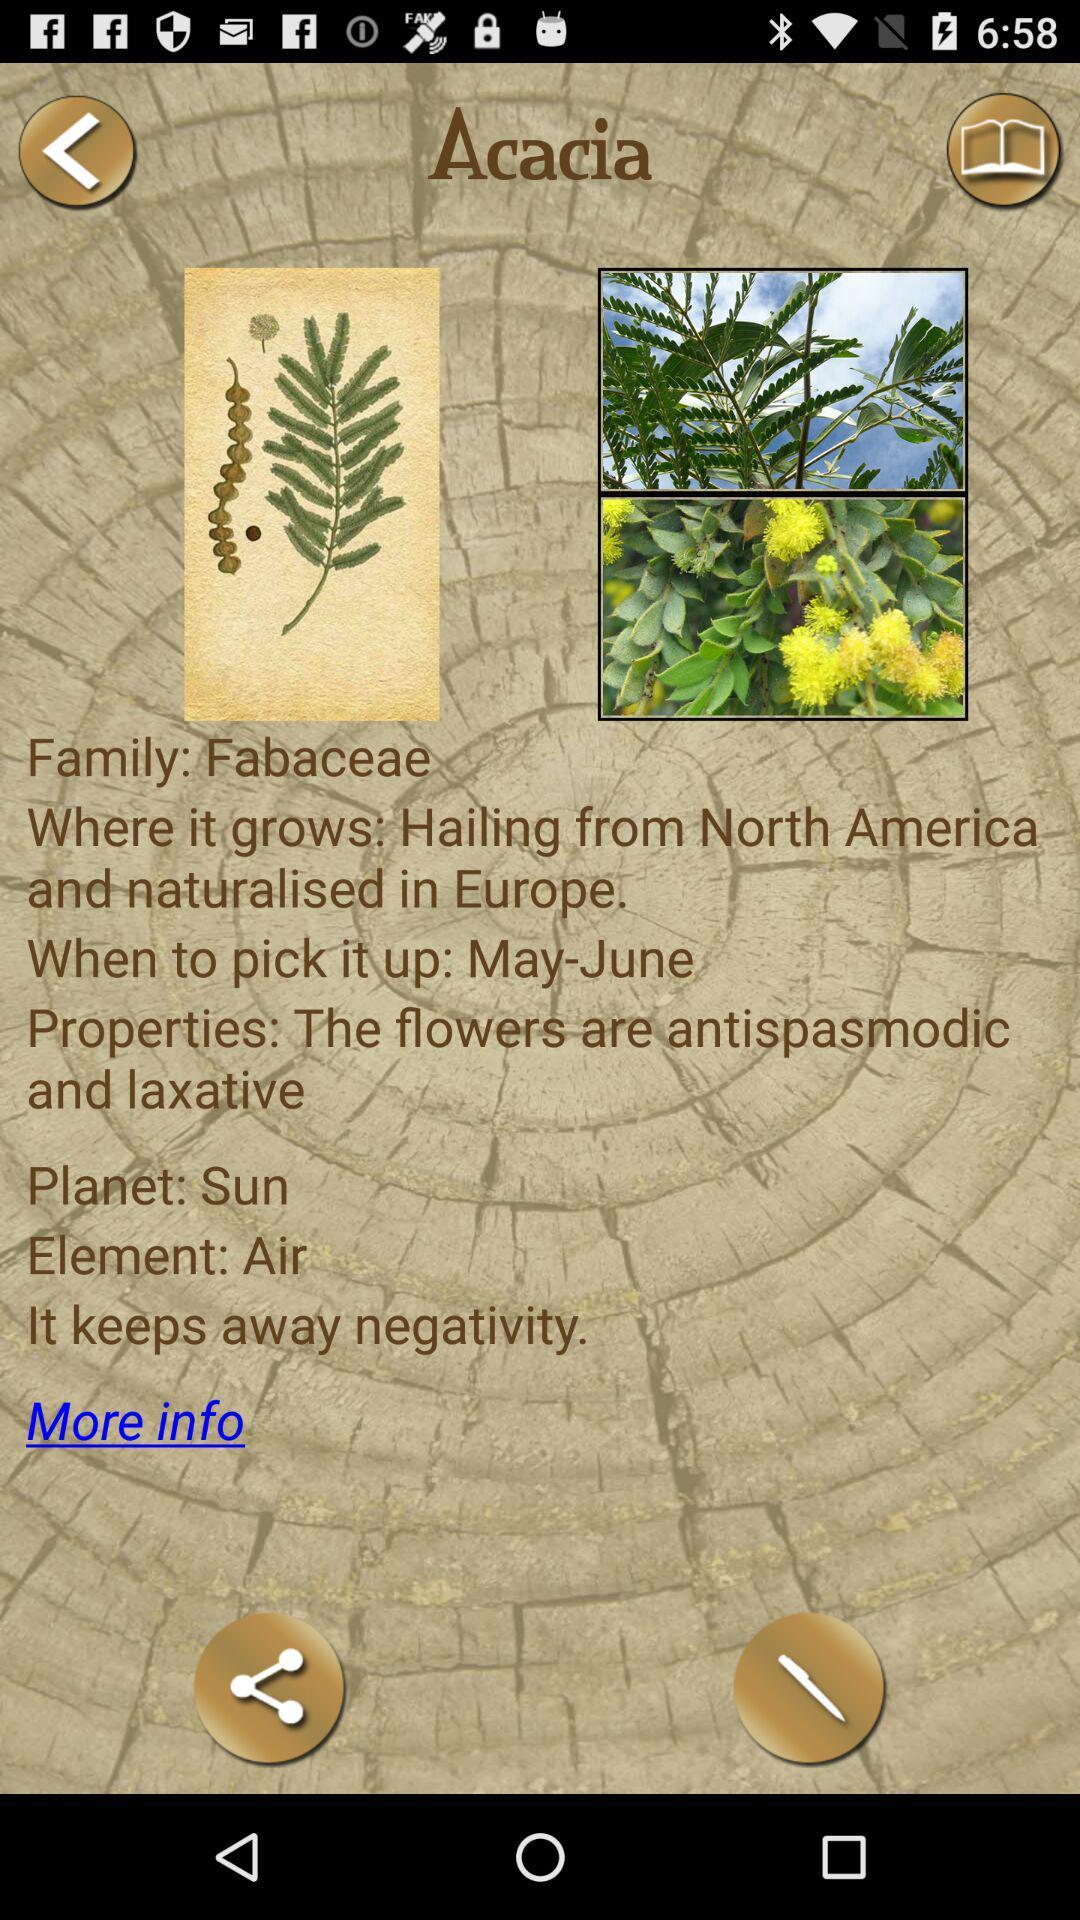  What do you see at coordinates (75, 151) in the screenshot?
I see `go back` at bounding box center [75, 151].